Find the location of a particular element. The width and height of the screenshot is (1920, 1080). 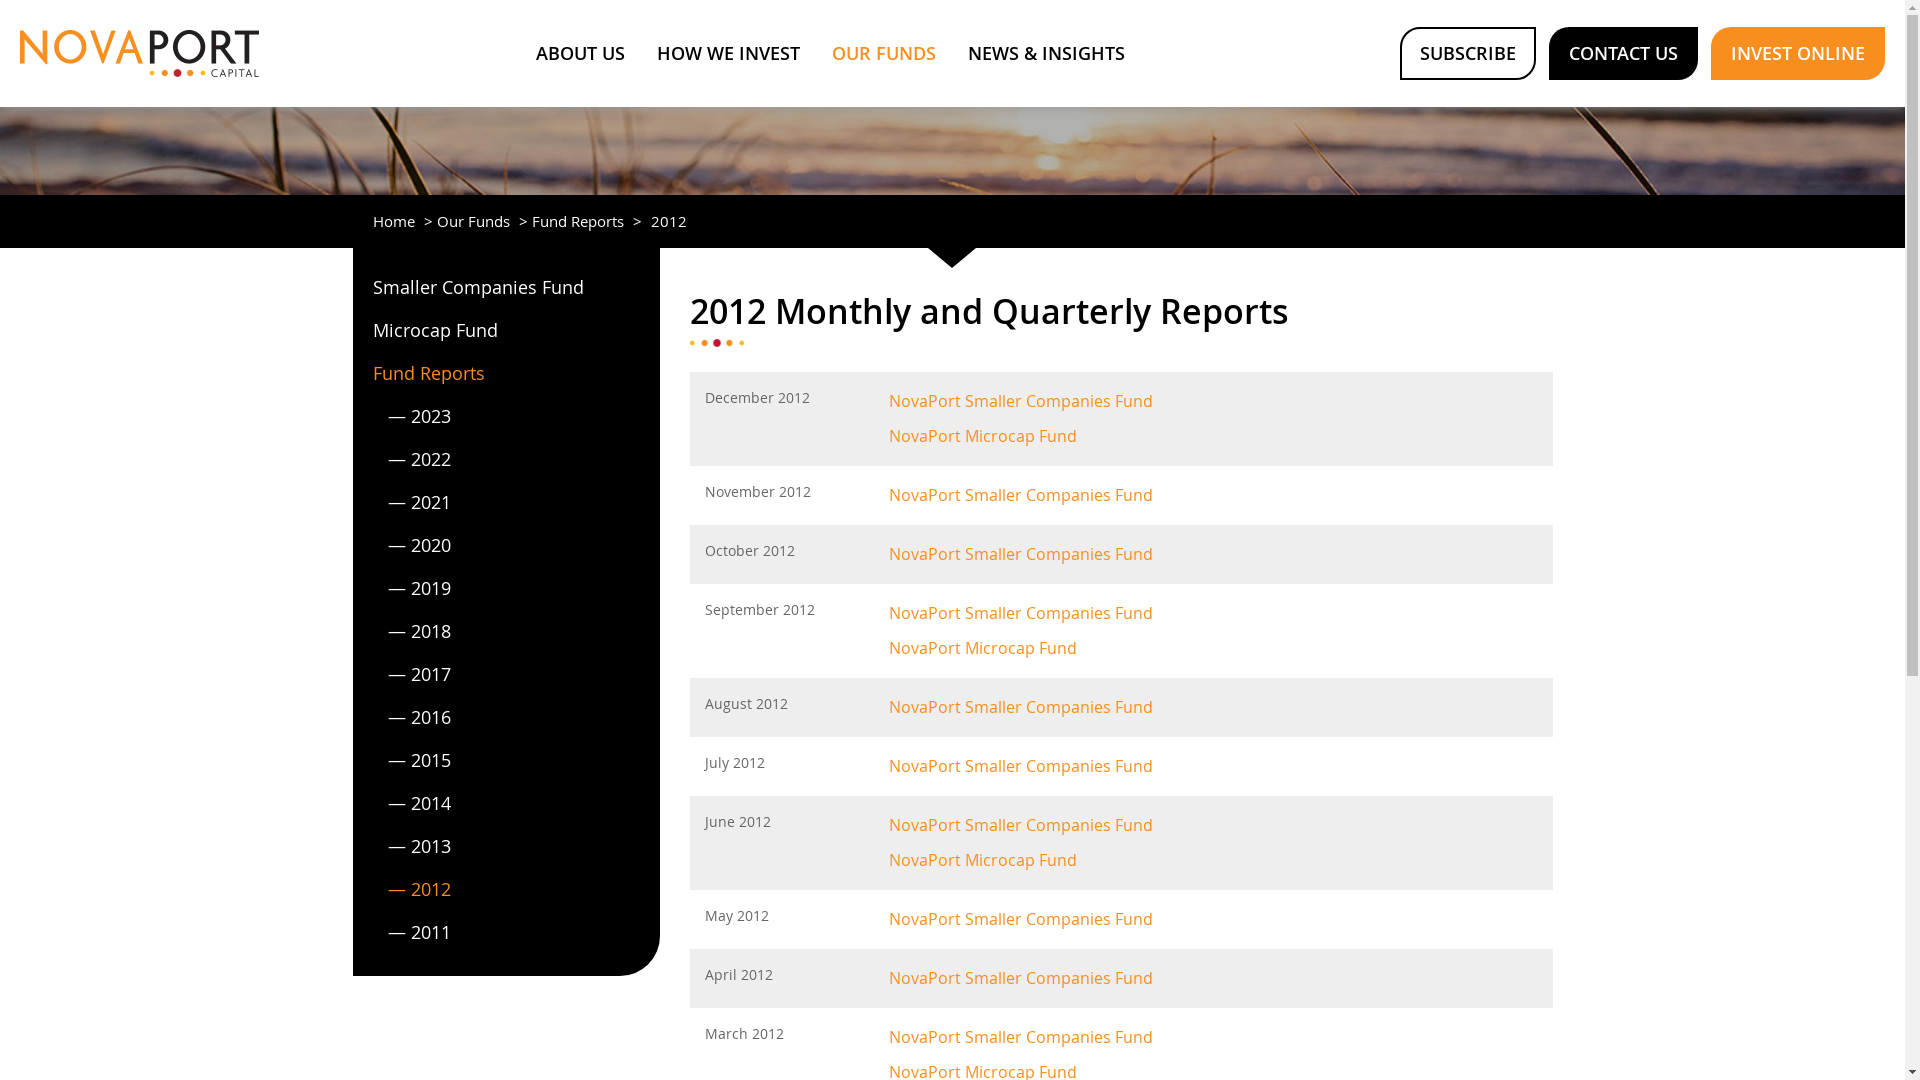

'ABOUT US' is located at coordinates (579, 52).